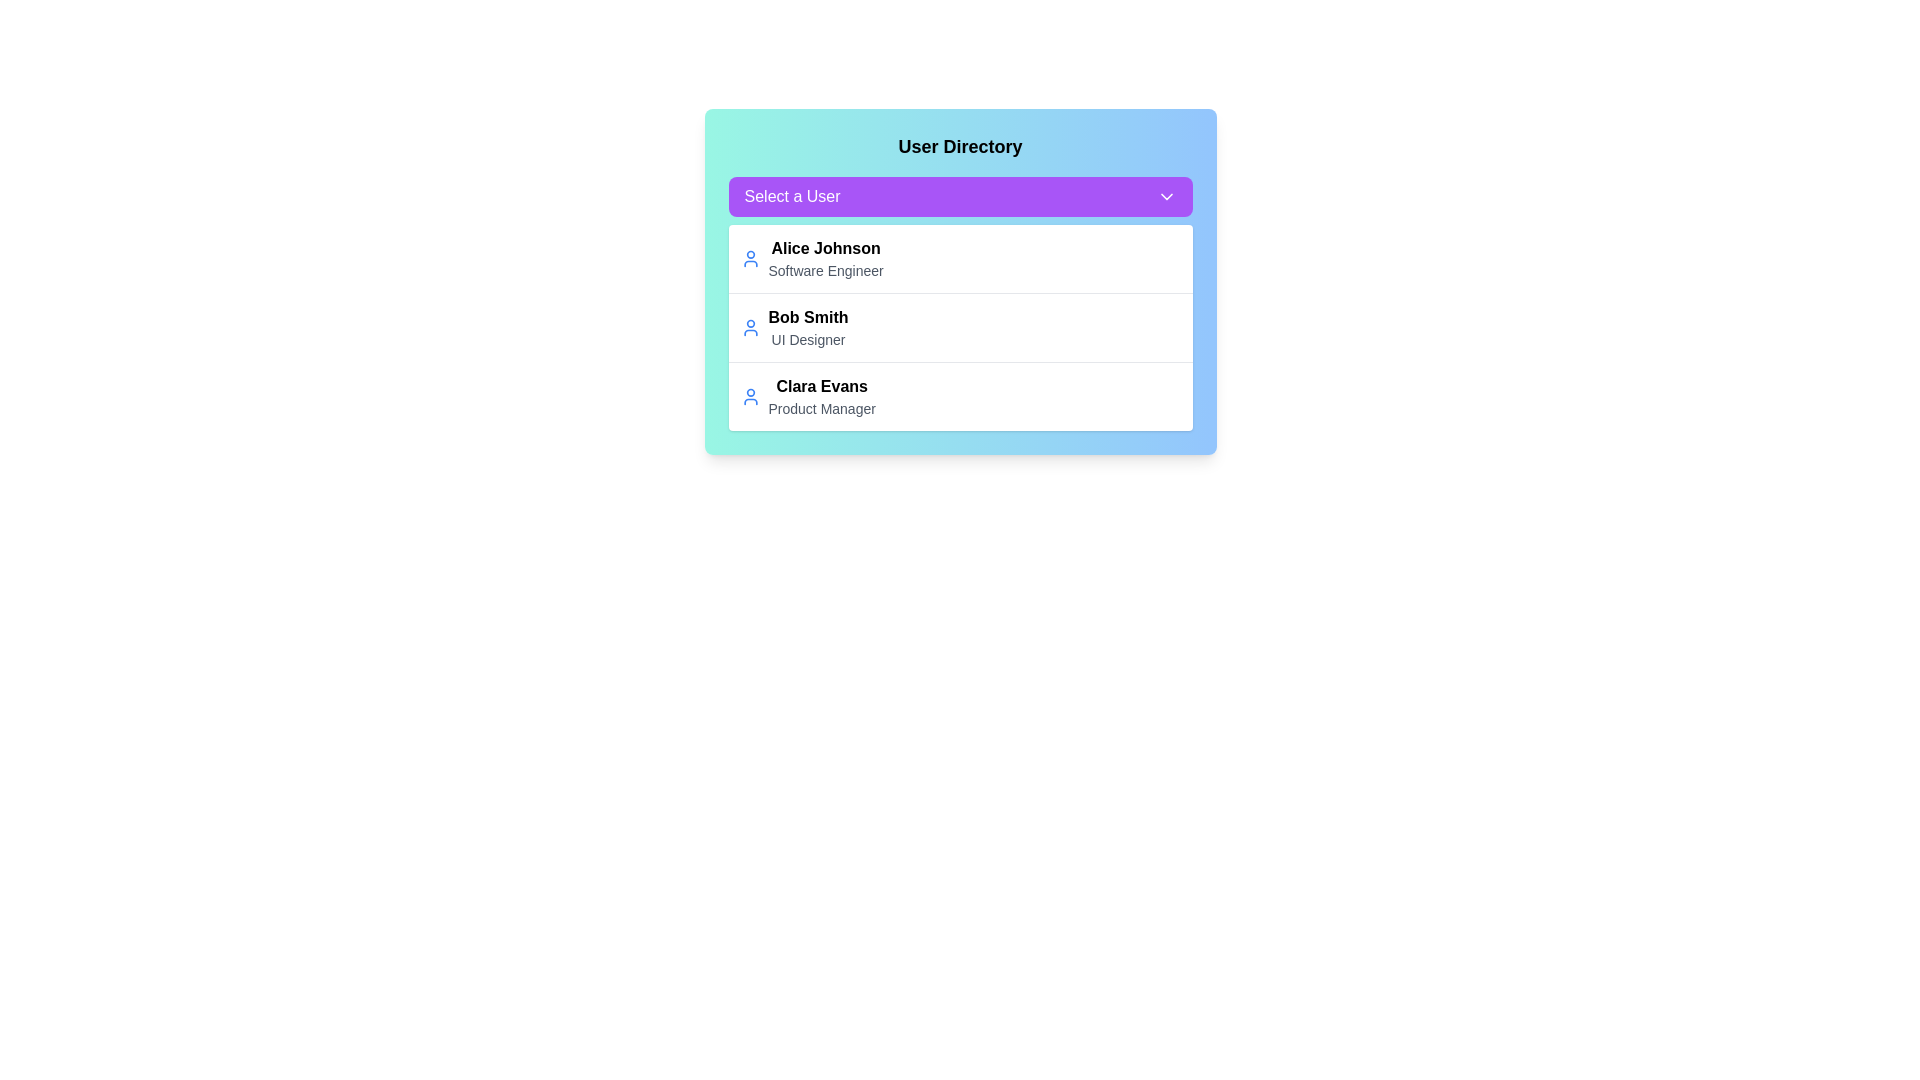 This screenshot has height=1080, width=1920. Describe the element at coordinates (808, 338) in the screenshot. I see `the static text label 'UI Designer' which is displayed in light gray color, positioned below 'Bob Smith' in the user directory layout` at that location.